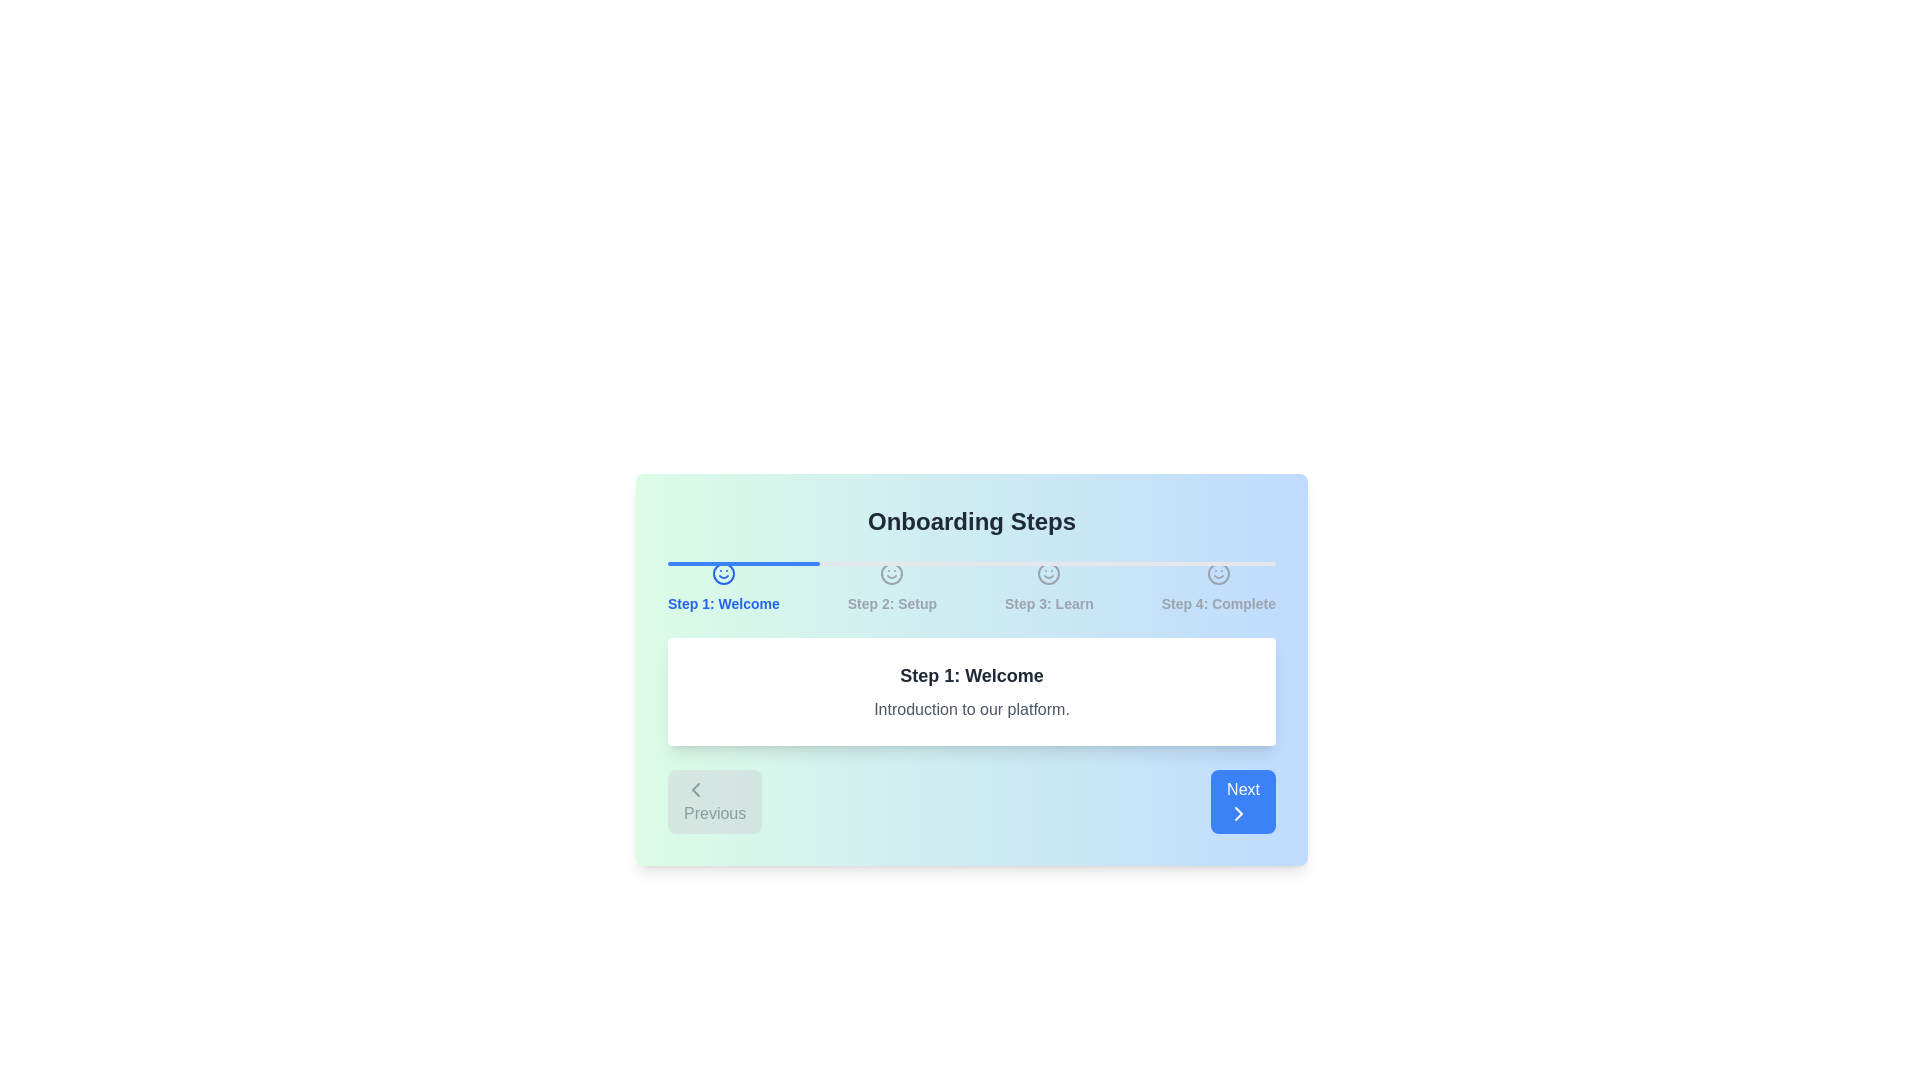 This screenshot has height=1080, width=1920. I want to click on the icon representing the current progress on 'Step 3: Learn' in the multi-step onboarding wizard as a static visual representation, so click(1048, 574).